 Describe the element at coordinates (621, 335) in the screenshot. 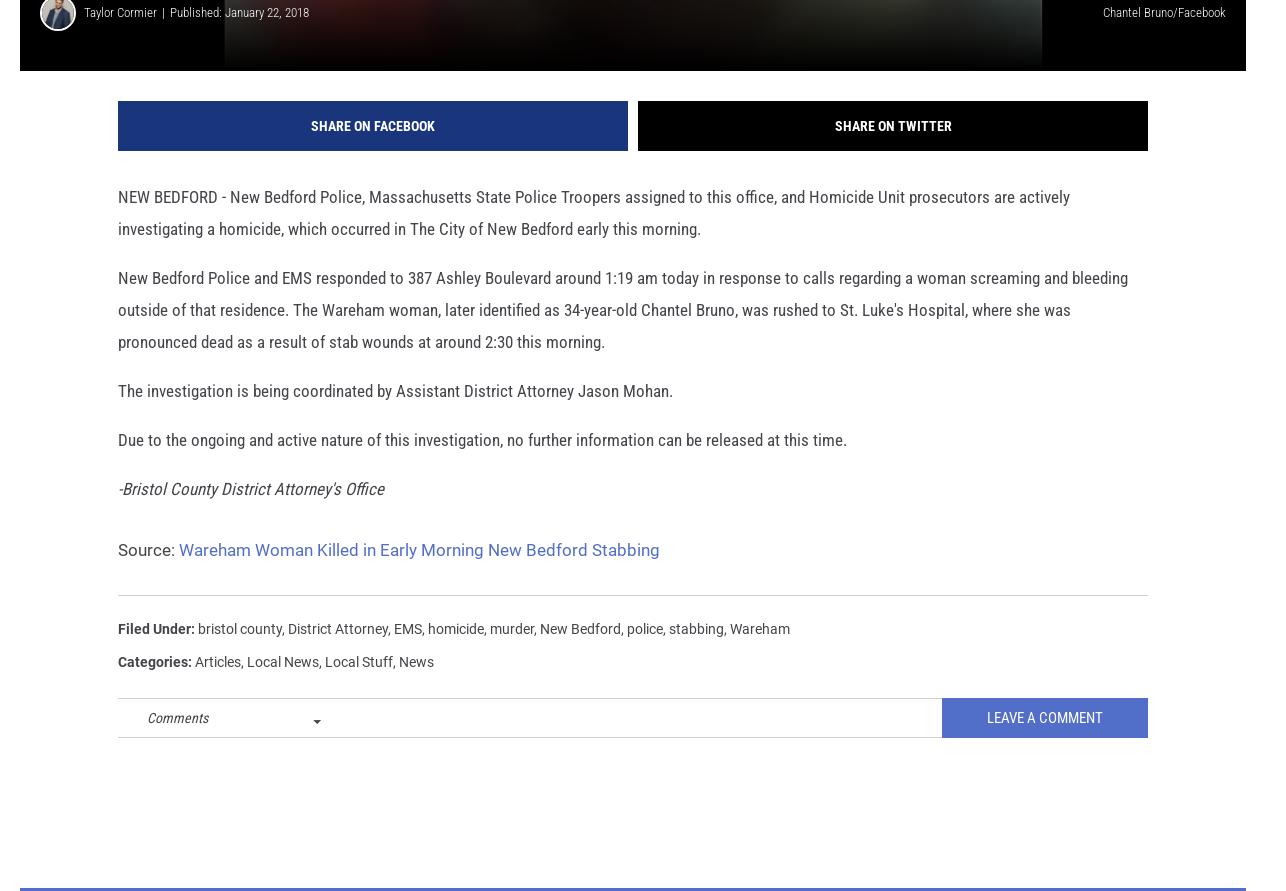

I see `'New Bedford Police and EMS responded to 387 Ashley Boulevard around 1:19 am today in response to calls regarding a woman screaming and bleeding outside of that residence. The Wareham woman, later identified as 34-year-old Chantel Bruno, was rushed to St. Luke's Hospital, where she was pronounced dead as a result of stab wounds at around 2:30 this morning.'` at that location.